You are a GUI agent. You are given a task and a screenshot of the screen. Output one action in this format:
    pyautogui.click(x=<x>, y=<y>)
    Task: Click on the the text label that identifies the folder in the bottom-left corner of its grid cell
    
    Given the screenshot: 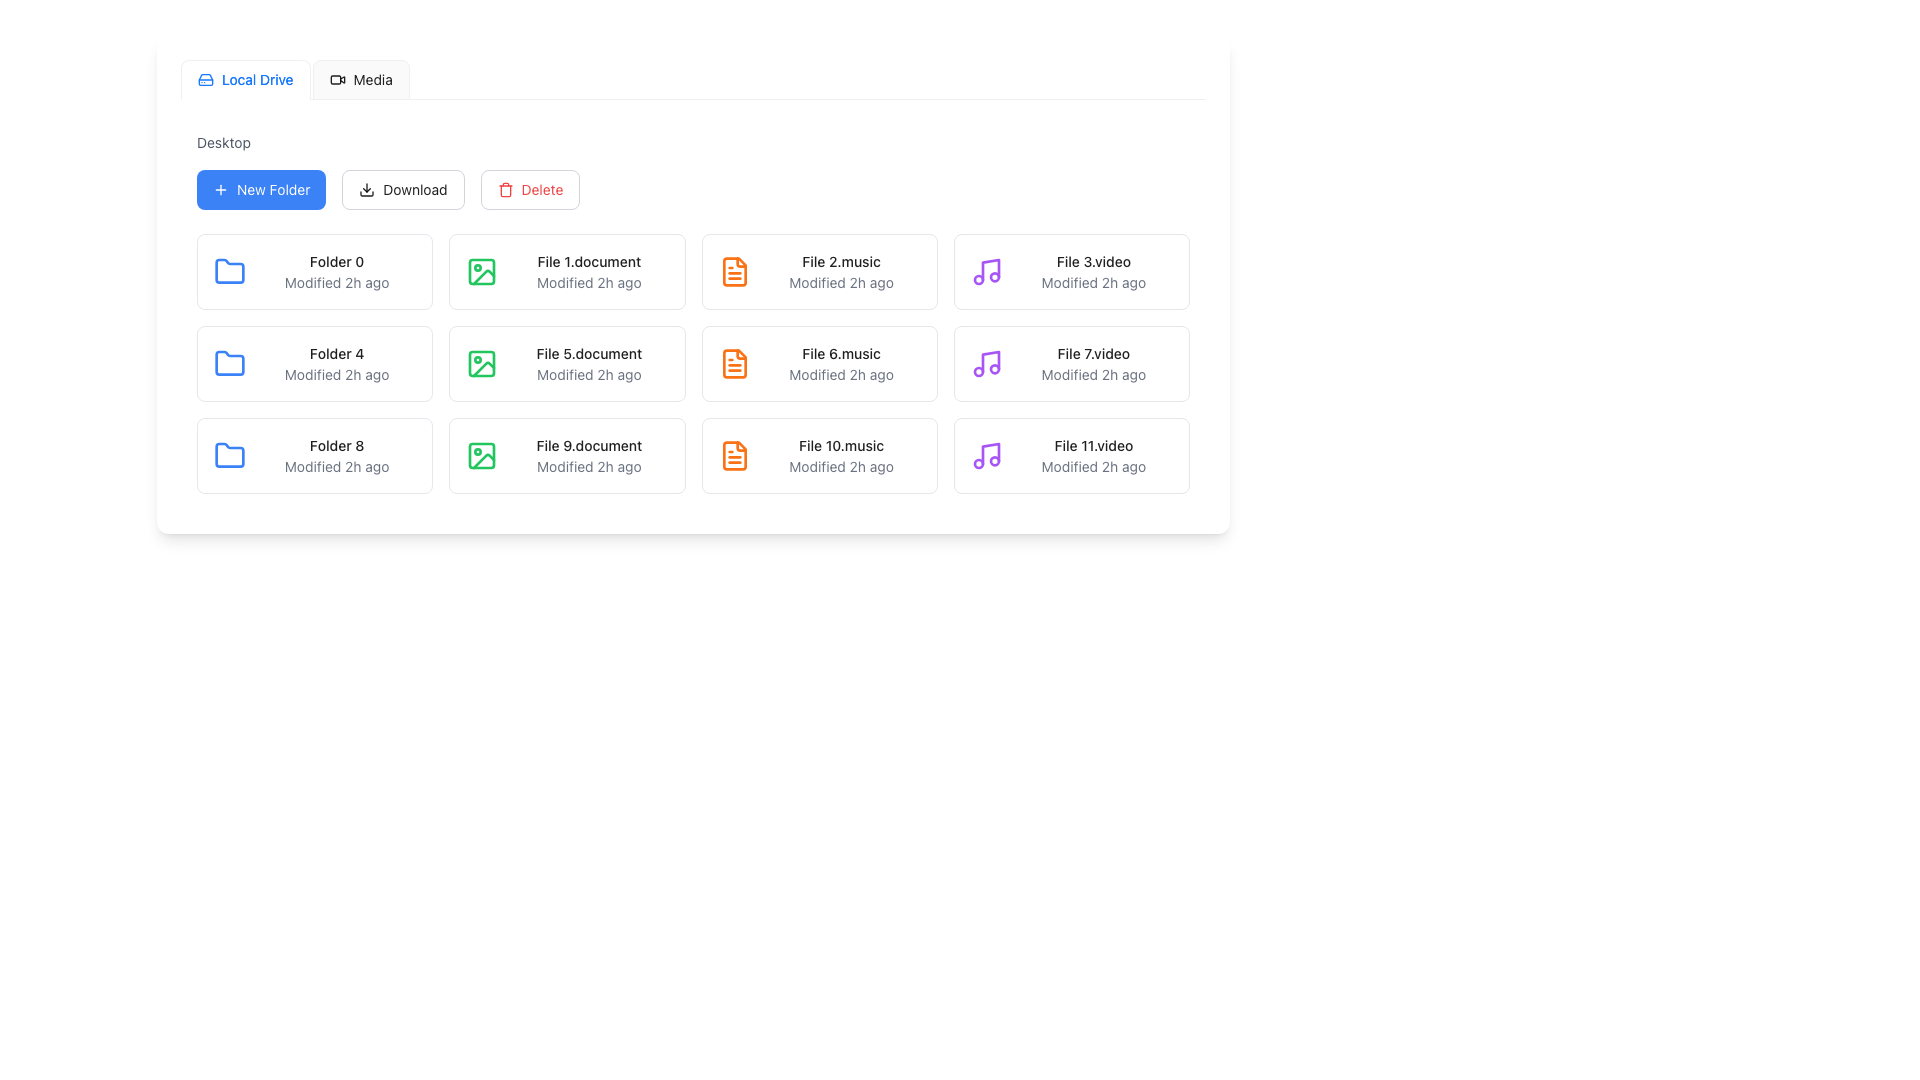 What is the action you would take?
    pyautogui.click(x=337, y=445)
    